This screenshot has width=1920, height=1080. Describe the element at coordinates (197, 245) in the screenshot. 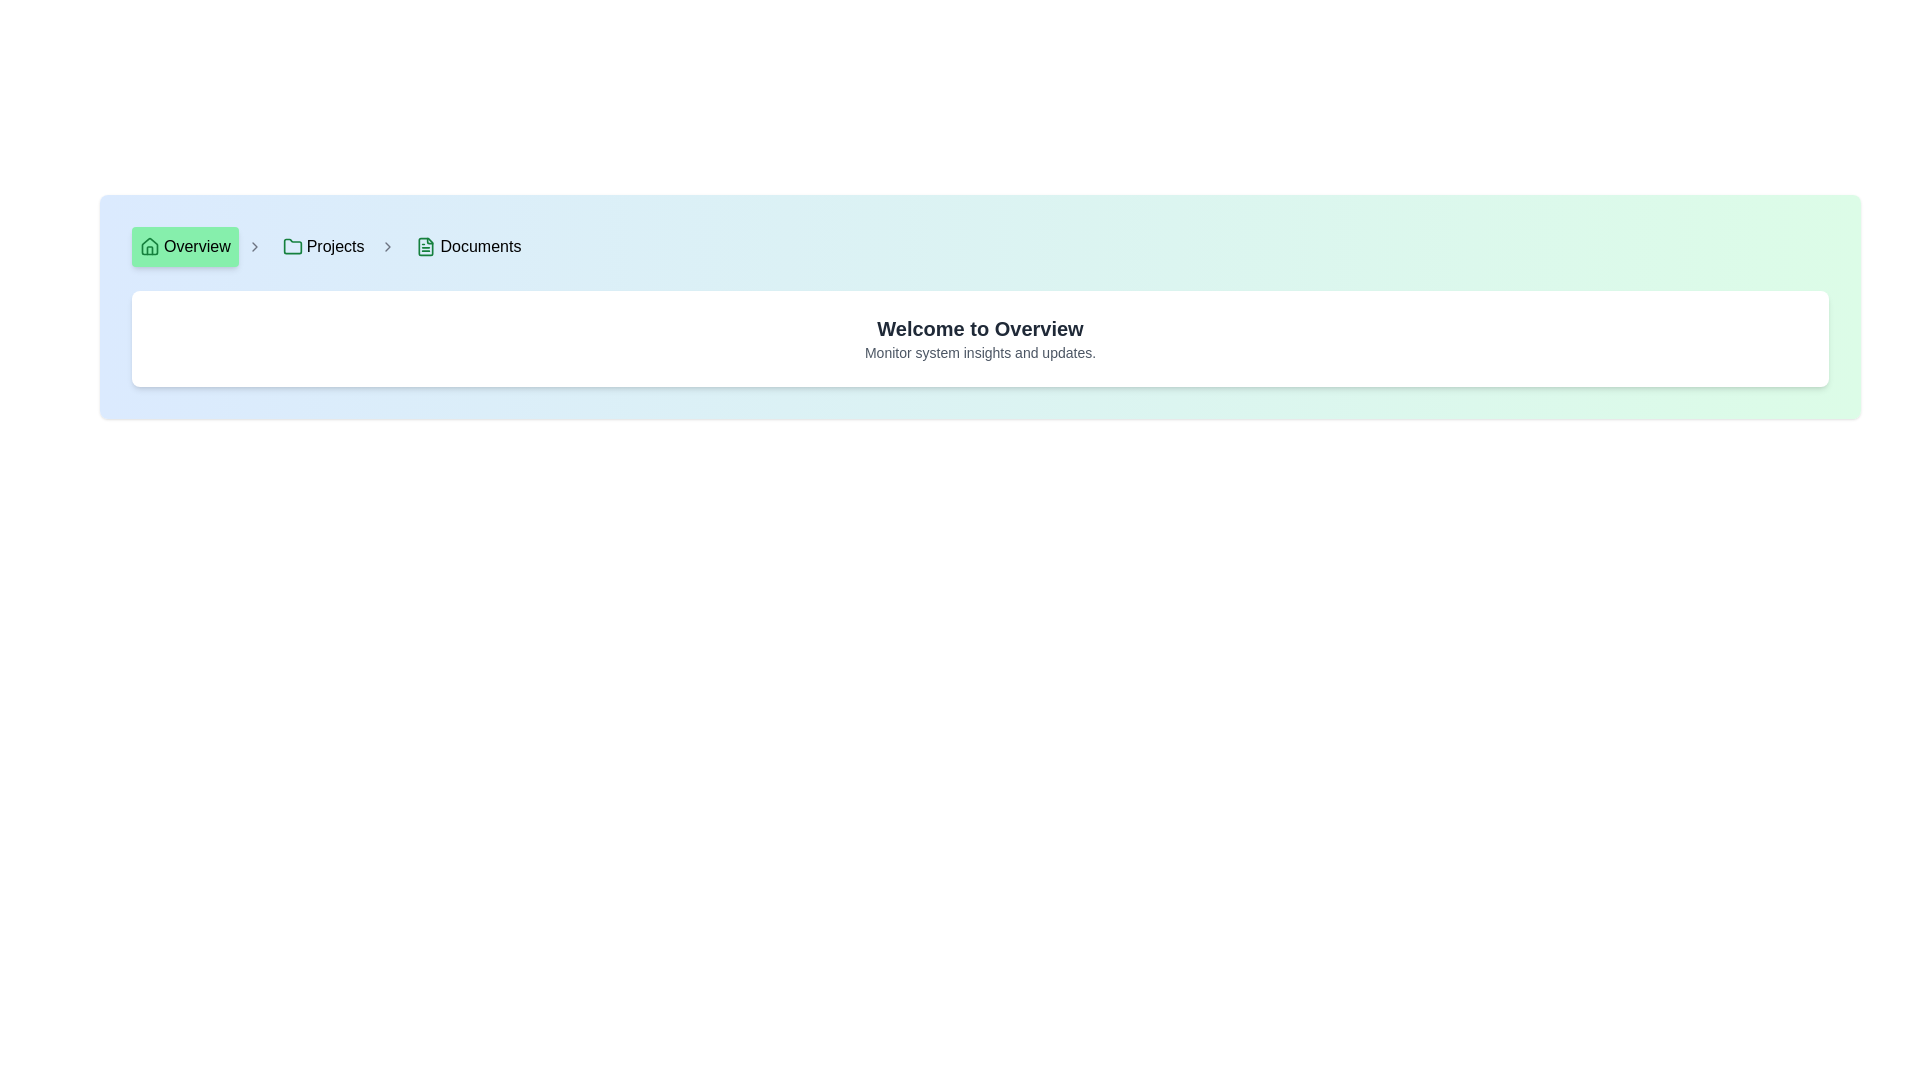

I see `the static text label displaying 'Overview' in bold black font, located on a green background in the breadcrumb navigation bar, adjacent to the house icon` at that location.